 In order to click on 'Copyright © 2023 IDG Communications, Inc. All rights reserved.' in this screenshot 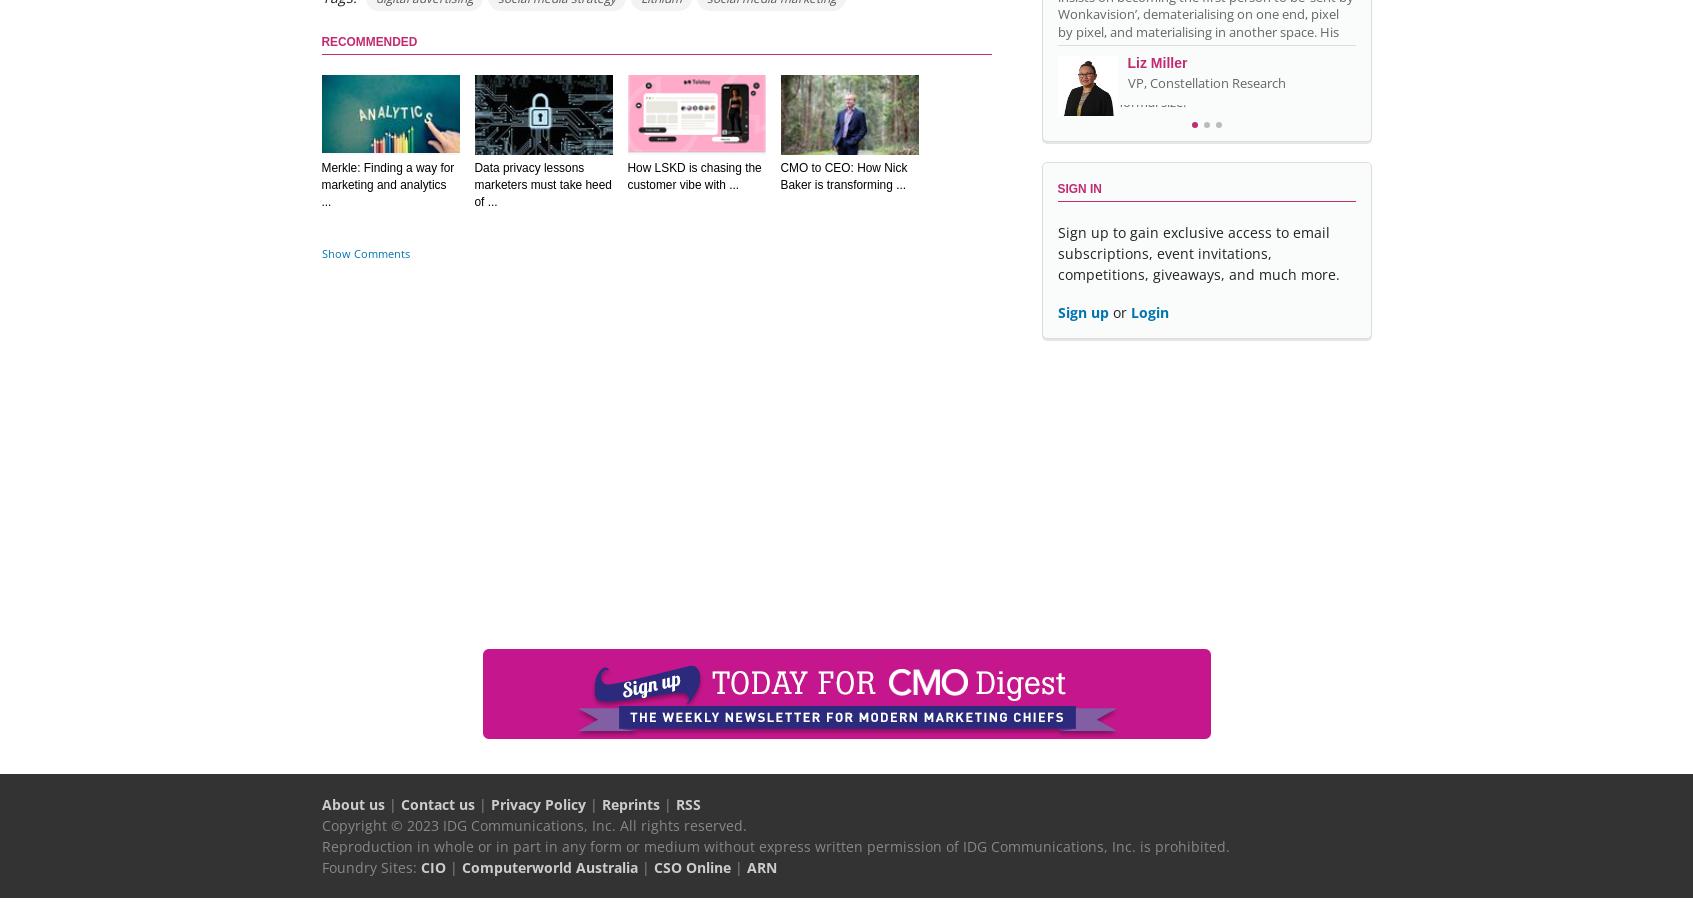, I will do `click(319, 824)`.